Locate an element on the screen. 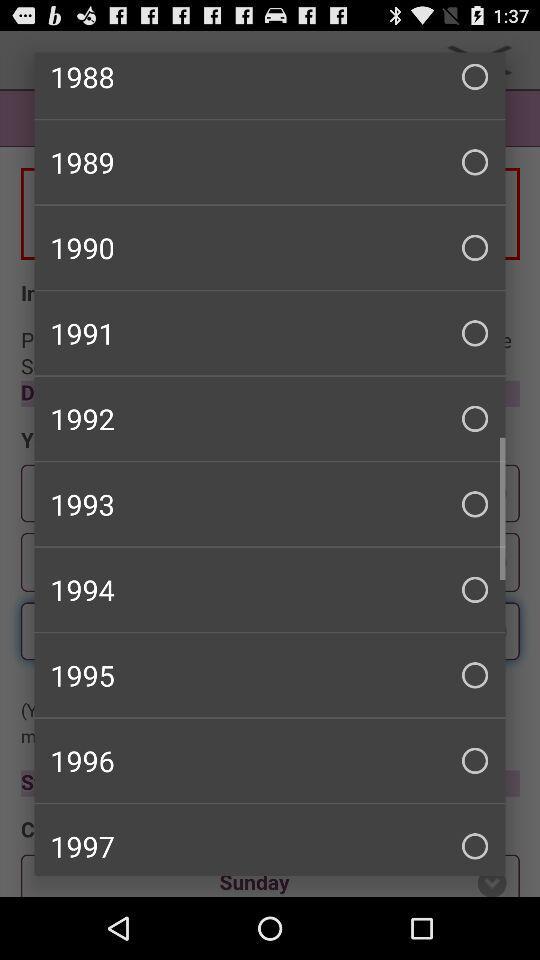 The image size is (540, 960). 1991 checkbox is located at coordinates (270, 333).